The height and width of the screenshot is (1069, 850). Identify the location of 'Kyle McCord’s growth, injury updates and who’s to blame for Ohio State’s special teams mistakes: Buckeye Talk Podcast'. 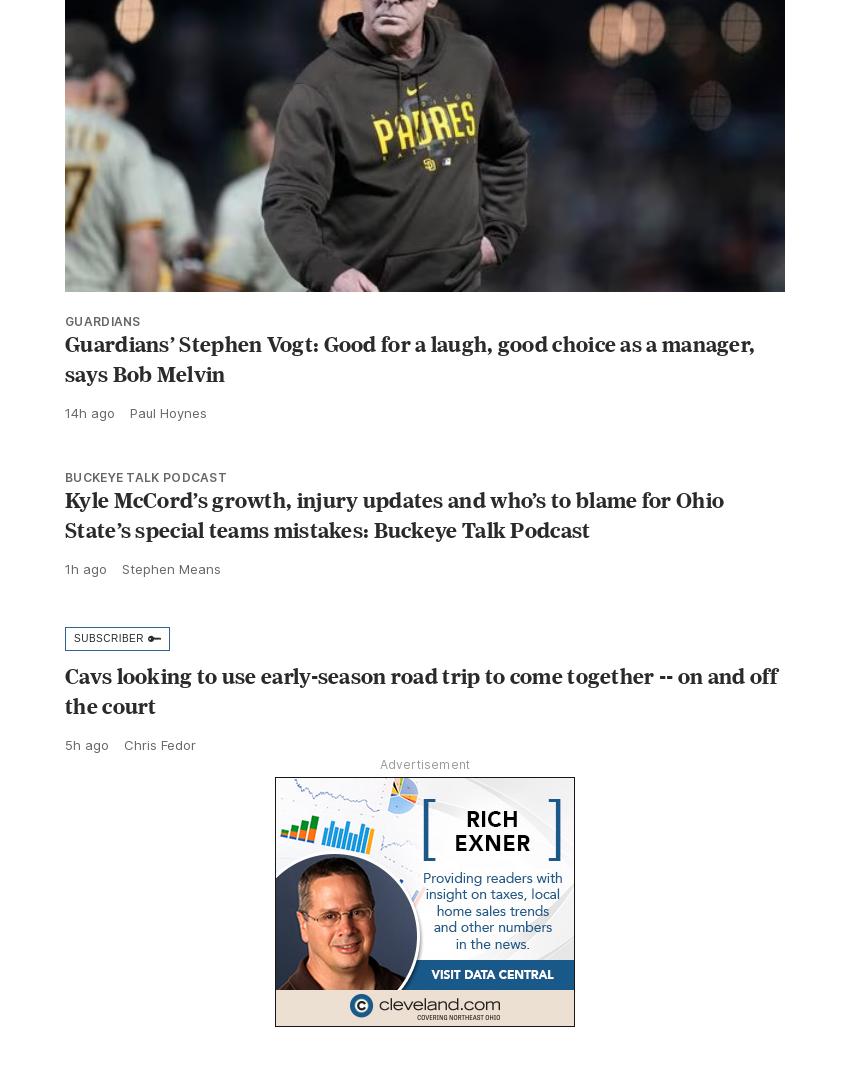
(394, 558).